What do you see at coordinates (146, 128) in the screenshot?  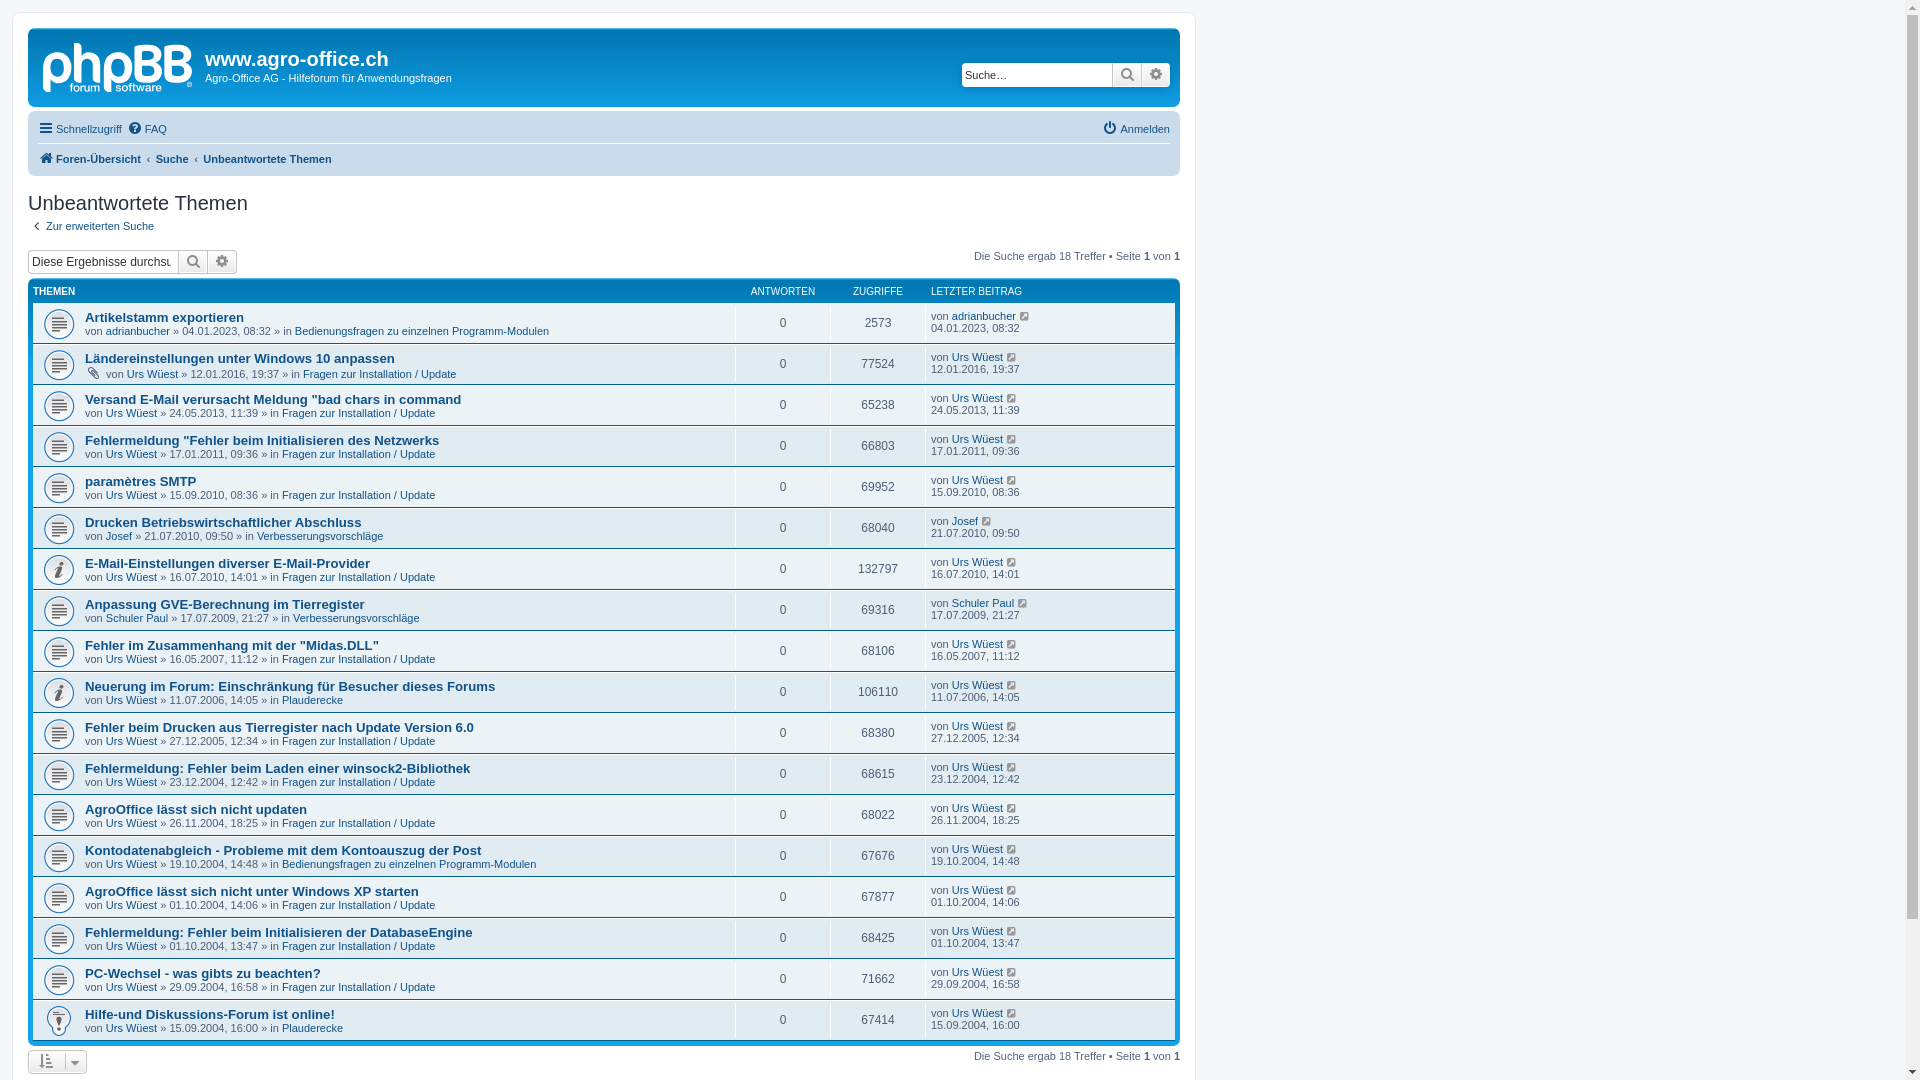 I see `'FAQ'` at bounding box center [146, 128].